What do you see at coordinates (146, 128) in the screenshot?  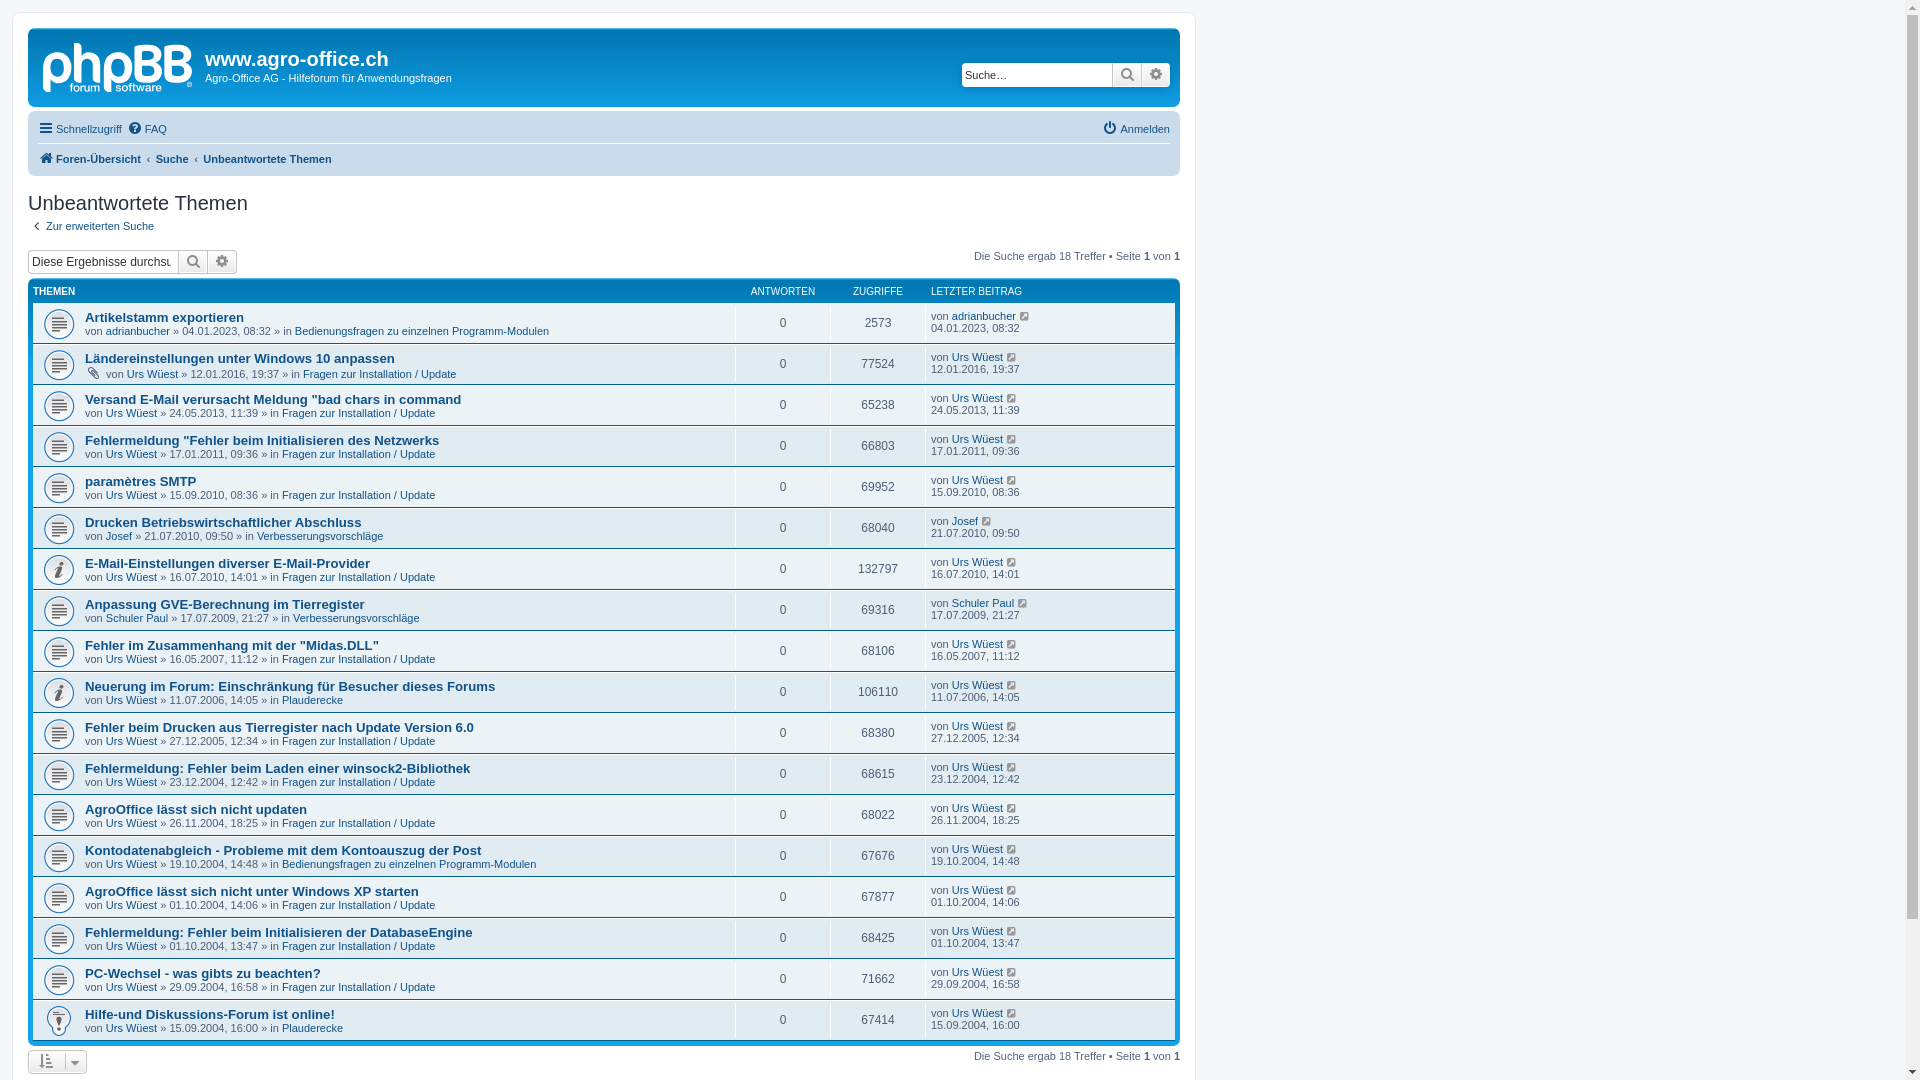 I see `'FAQ'` at bounding box center [146, 128].